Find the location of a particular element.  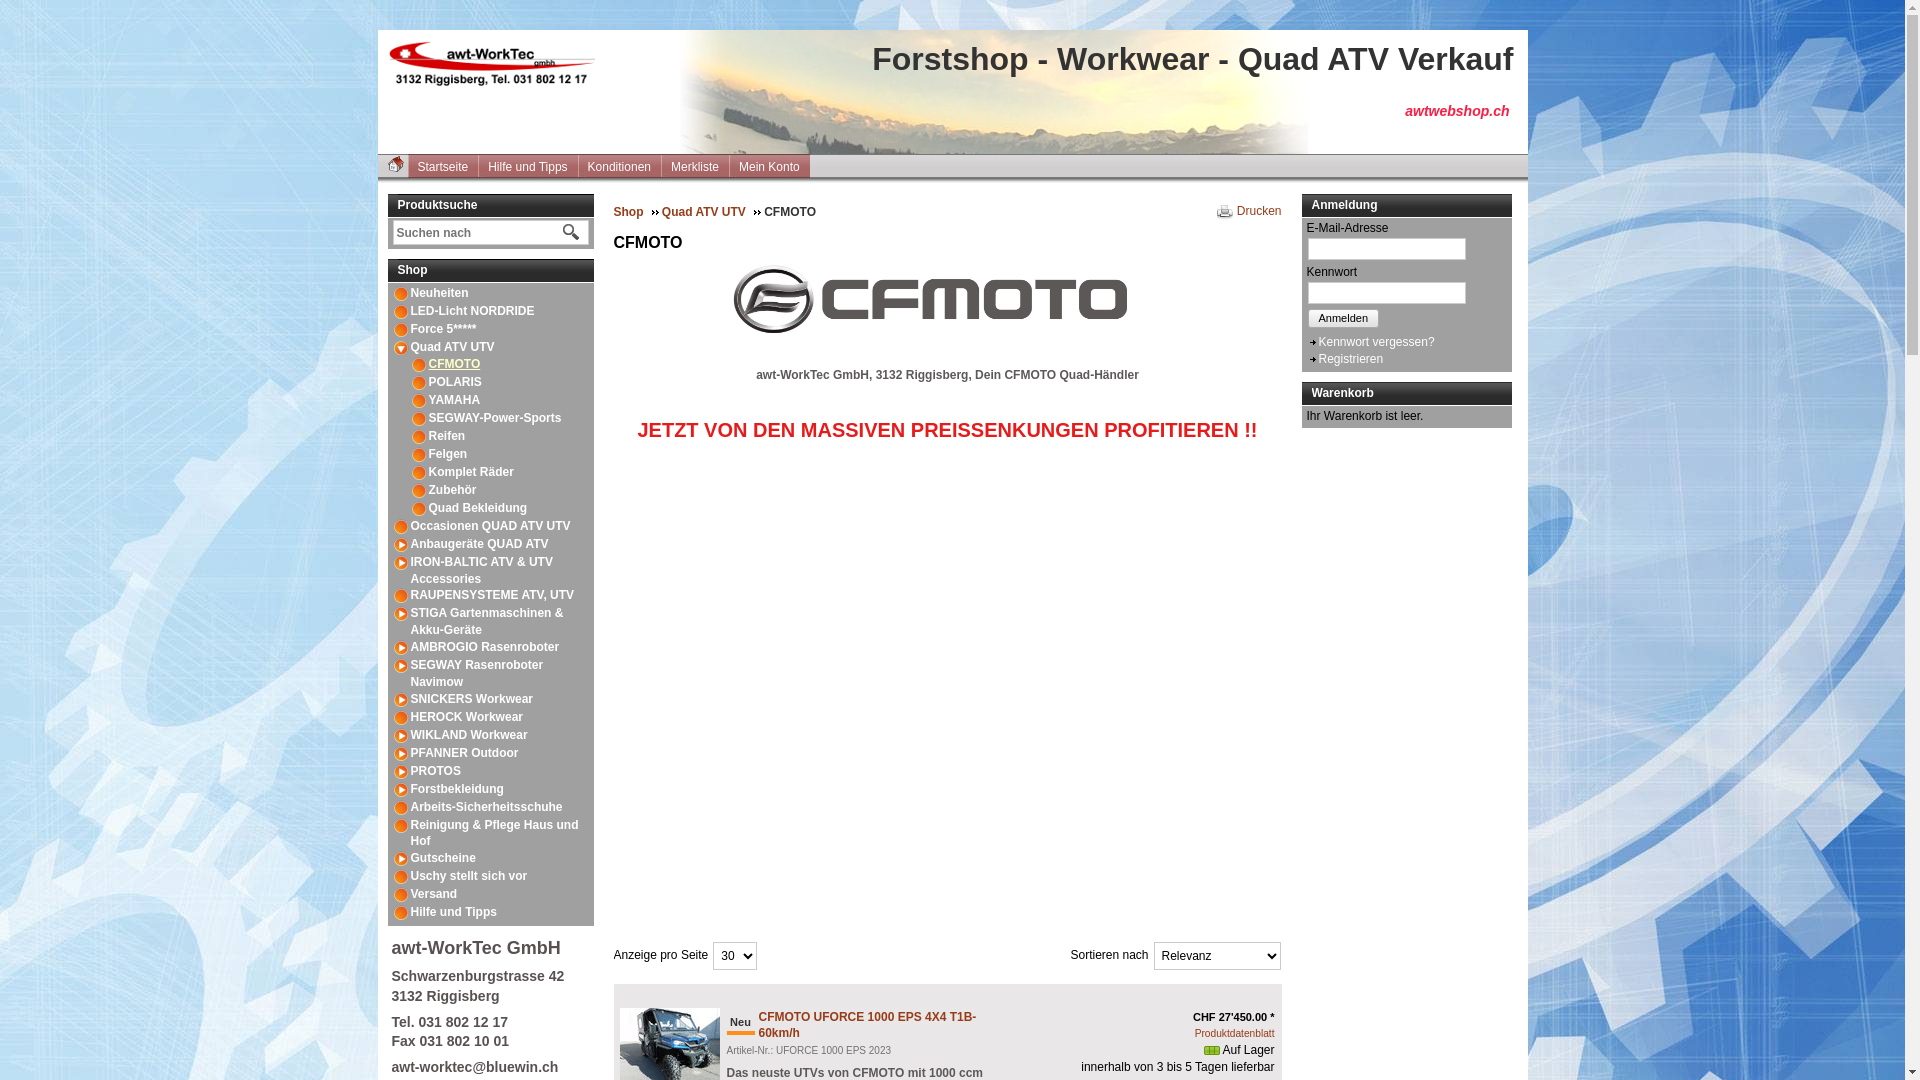

'Registrieren' is located at coordinates (1344, 357).